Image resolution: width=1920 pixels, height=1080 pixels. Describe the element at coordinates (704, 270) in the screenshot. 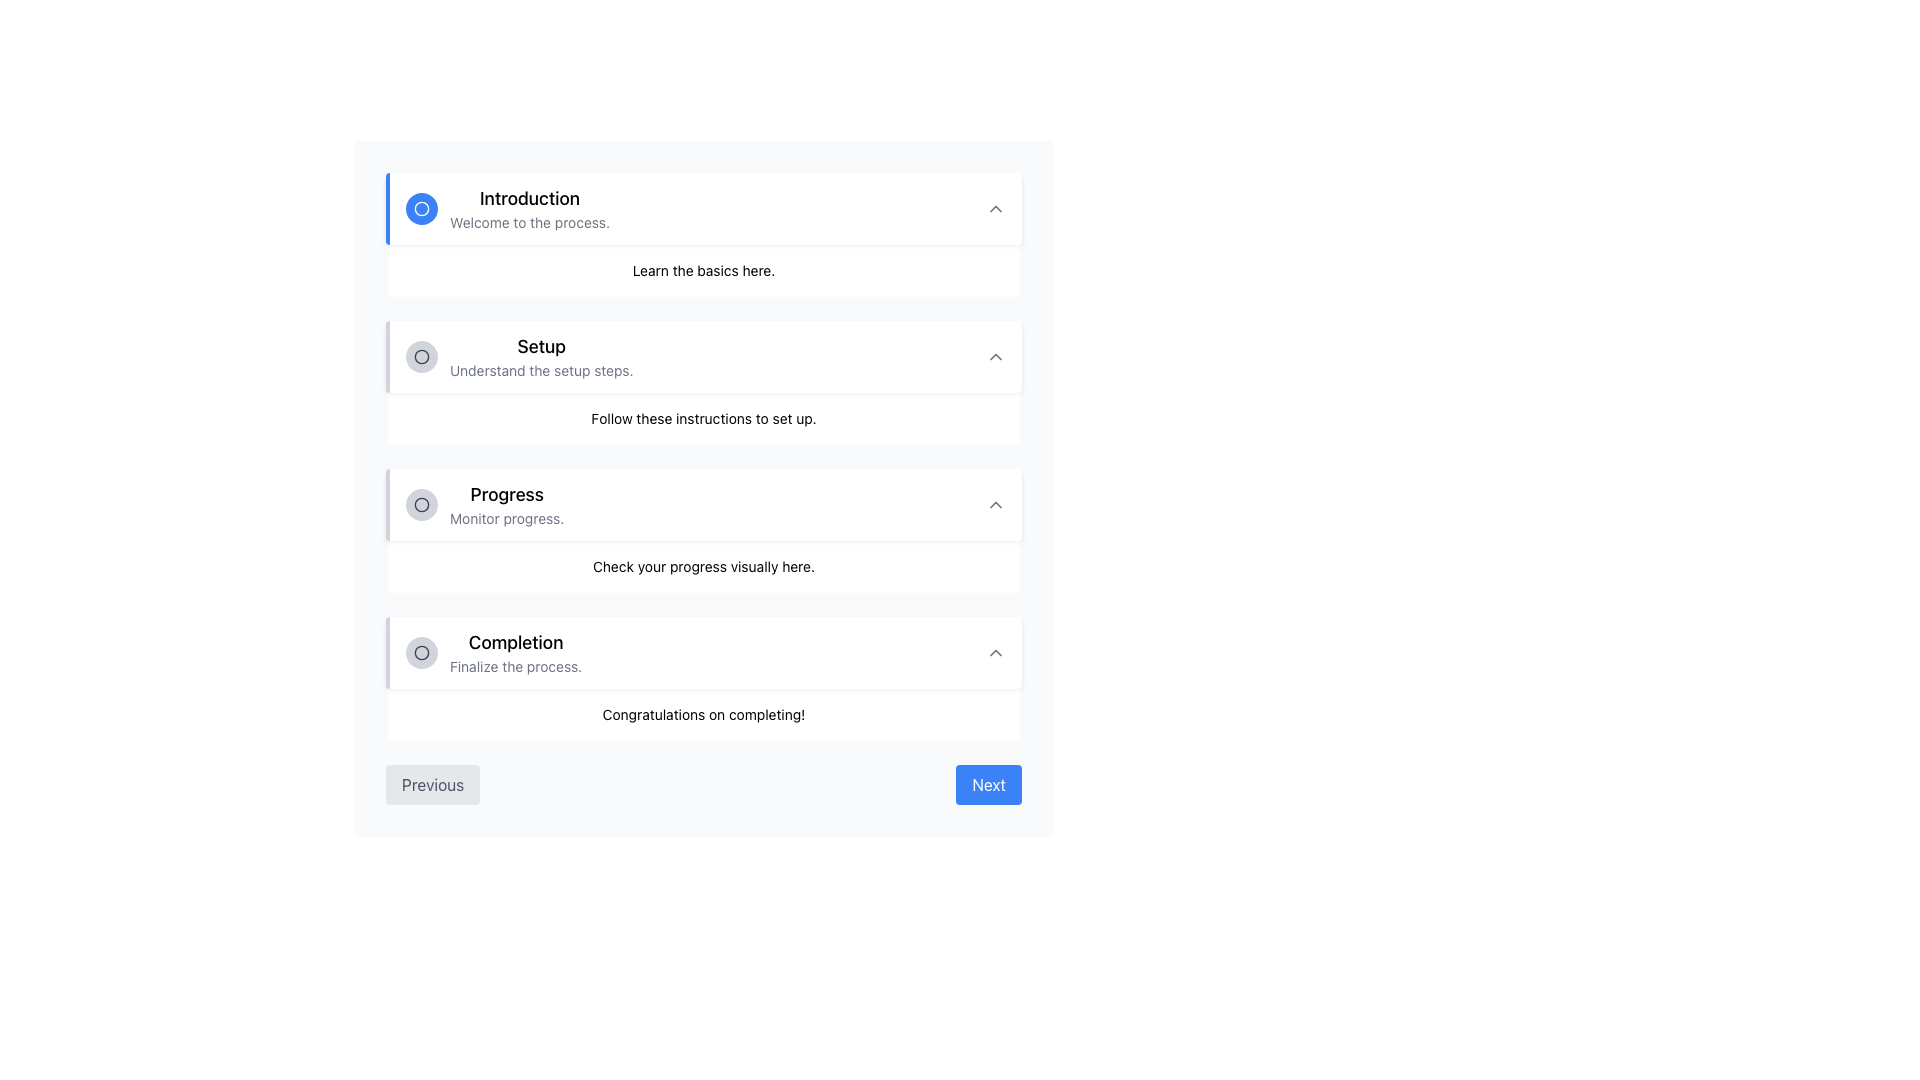

I see `the Static Text Block that says 'Learn the basics here.' which is centrally located below the 'Introduction' section` at that location.